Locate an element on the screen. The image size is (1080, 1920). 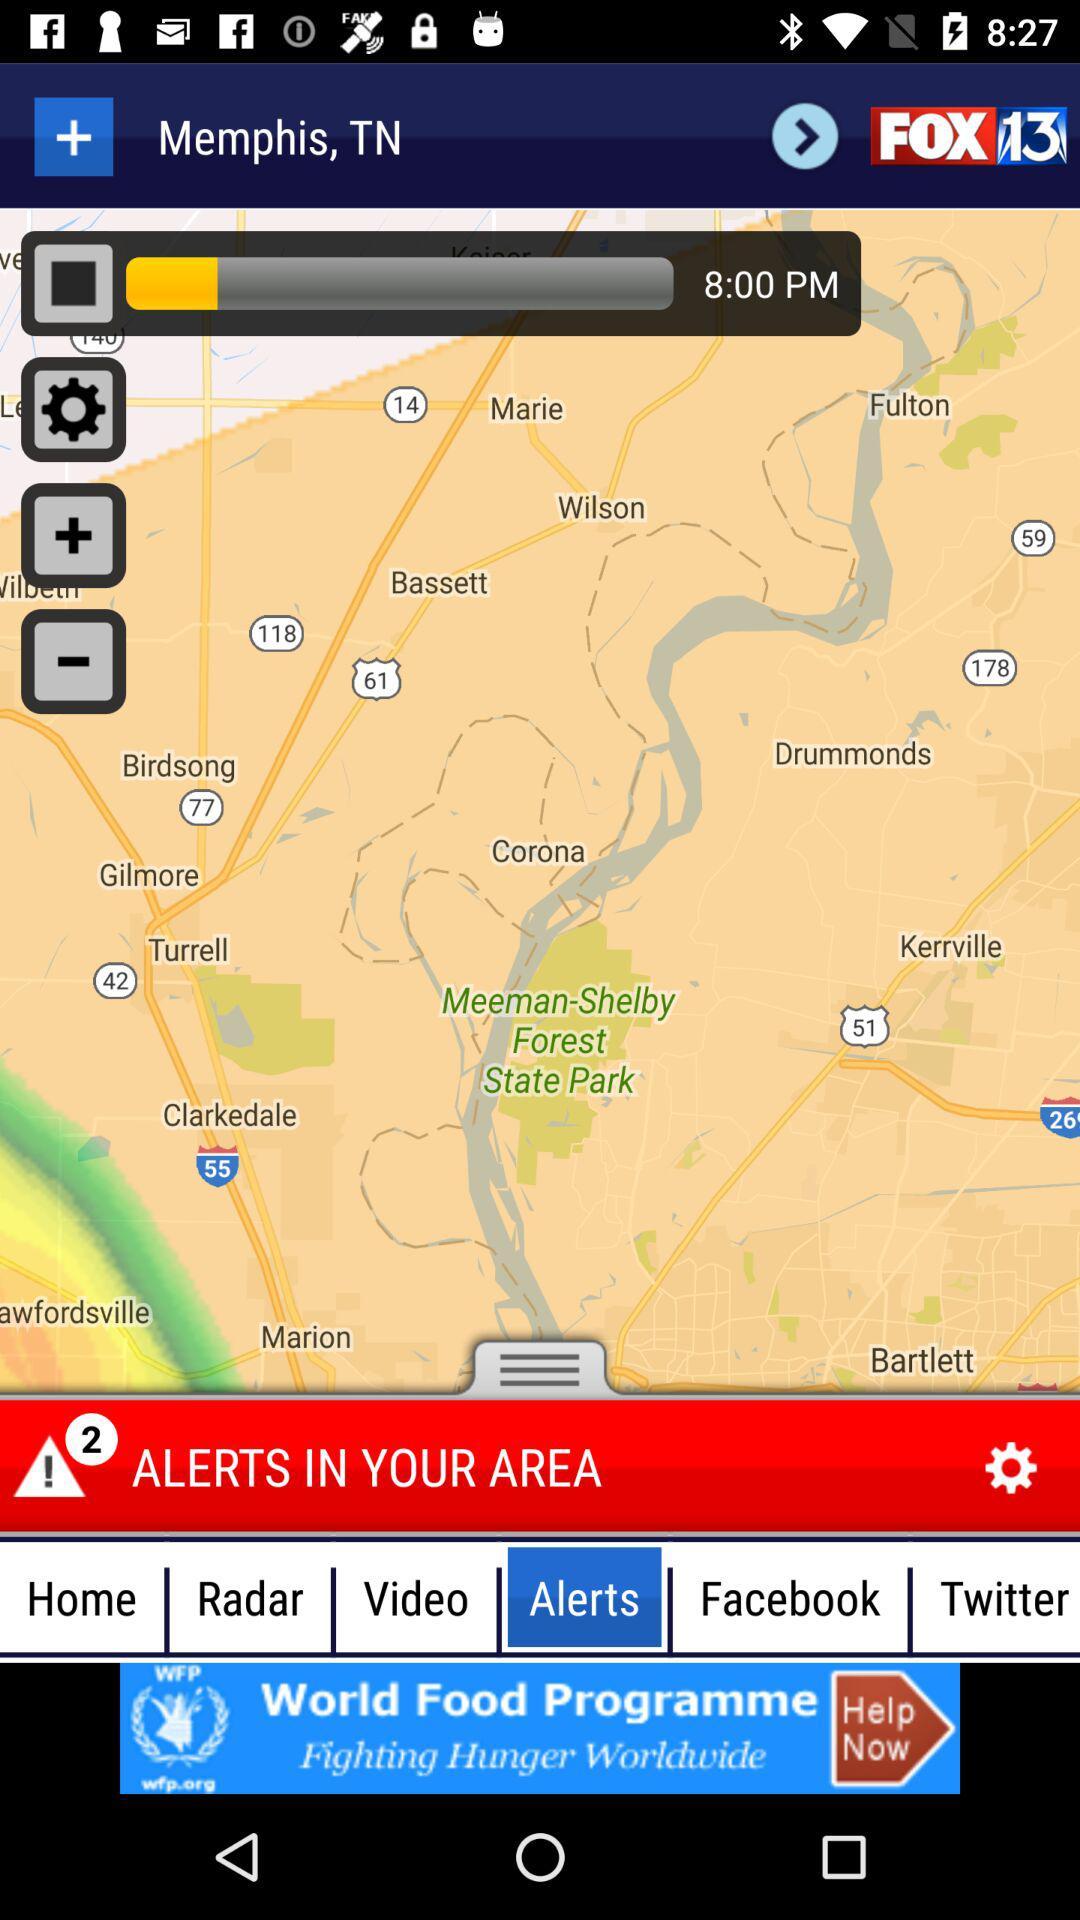
the add icon is located at coordinates (72, 135).